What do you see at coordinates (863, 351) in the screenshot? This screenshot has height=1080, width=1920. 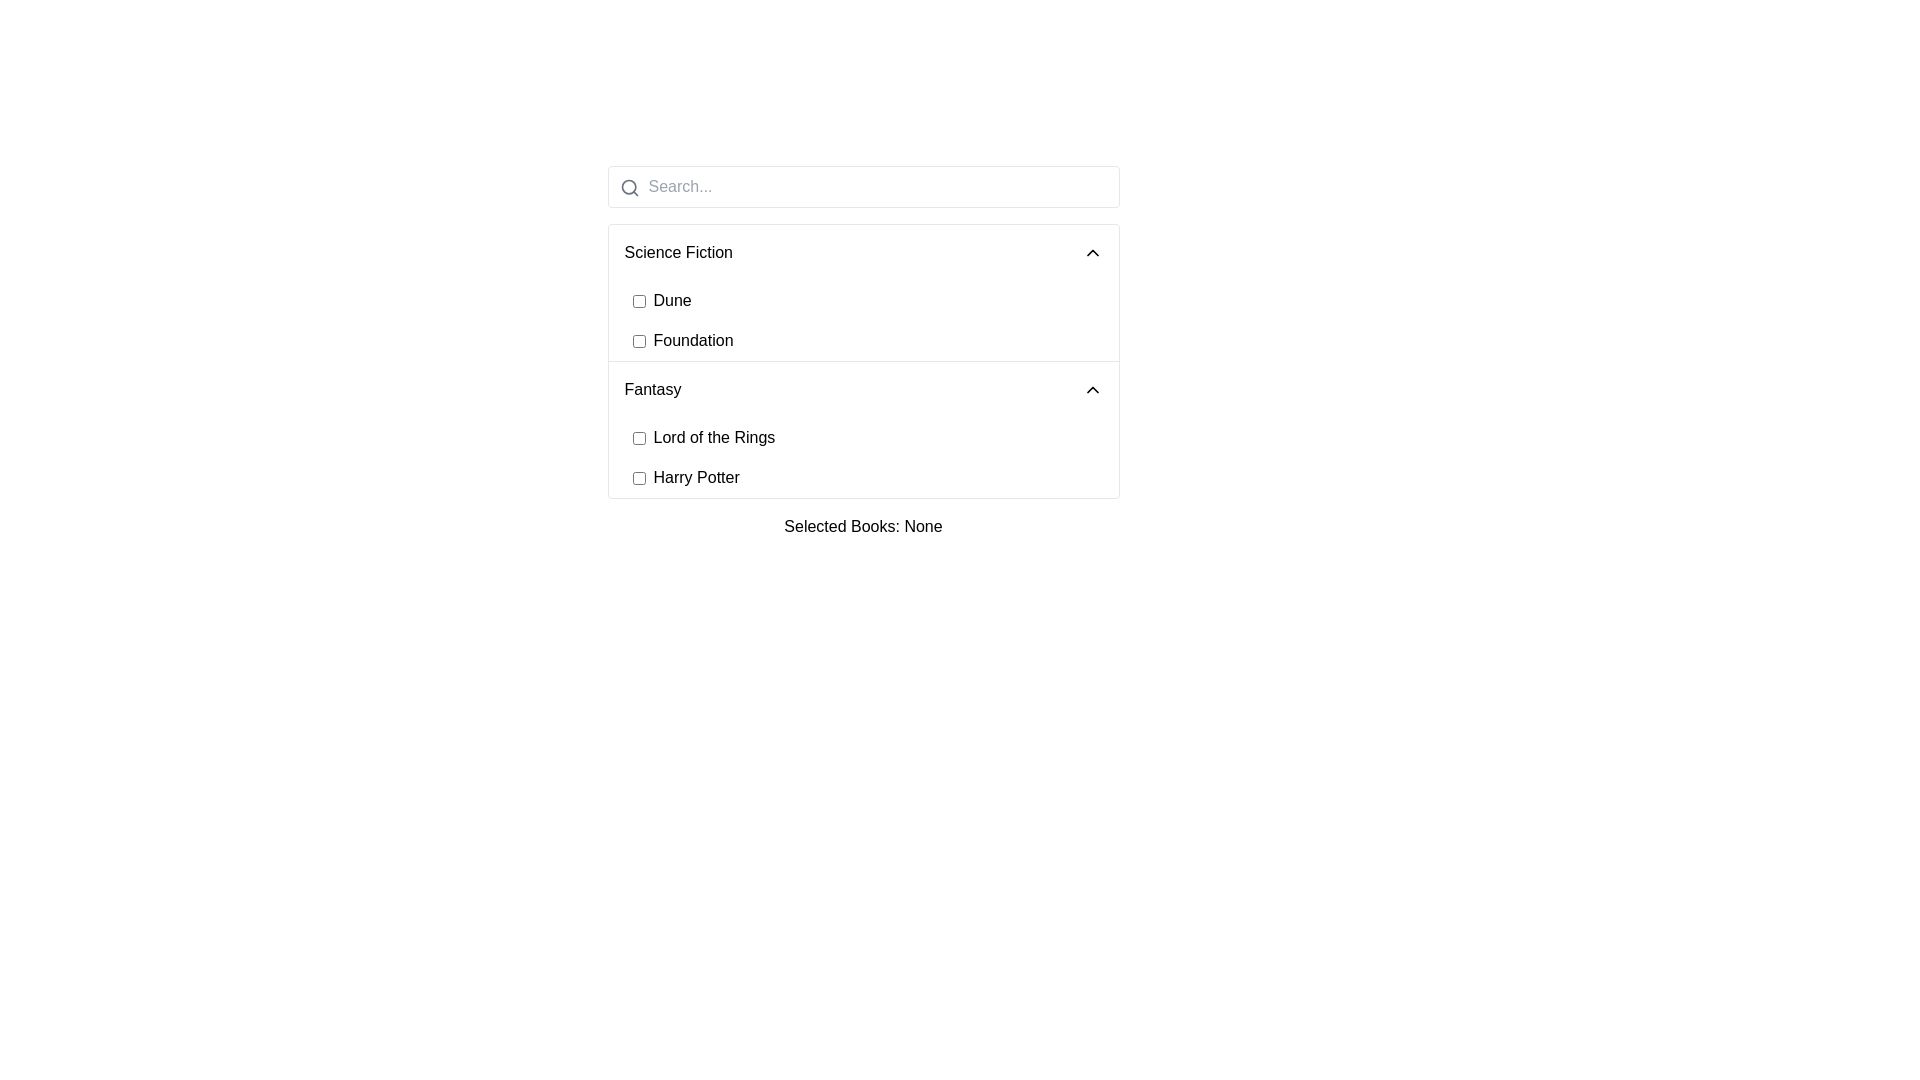 I see `the checkbox item in the categorized selection list under the 'Science Fiction' category` at bounding box center [863, 351].